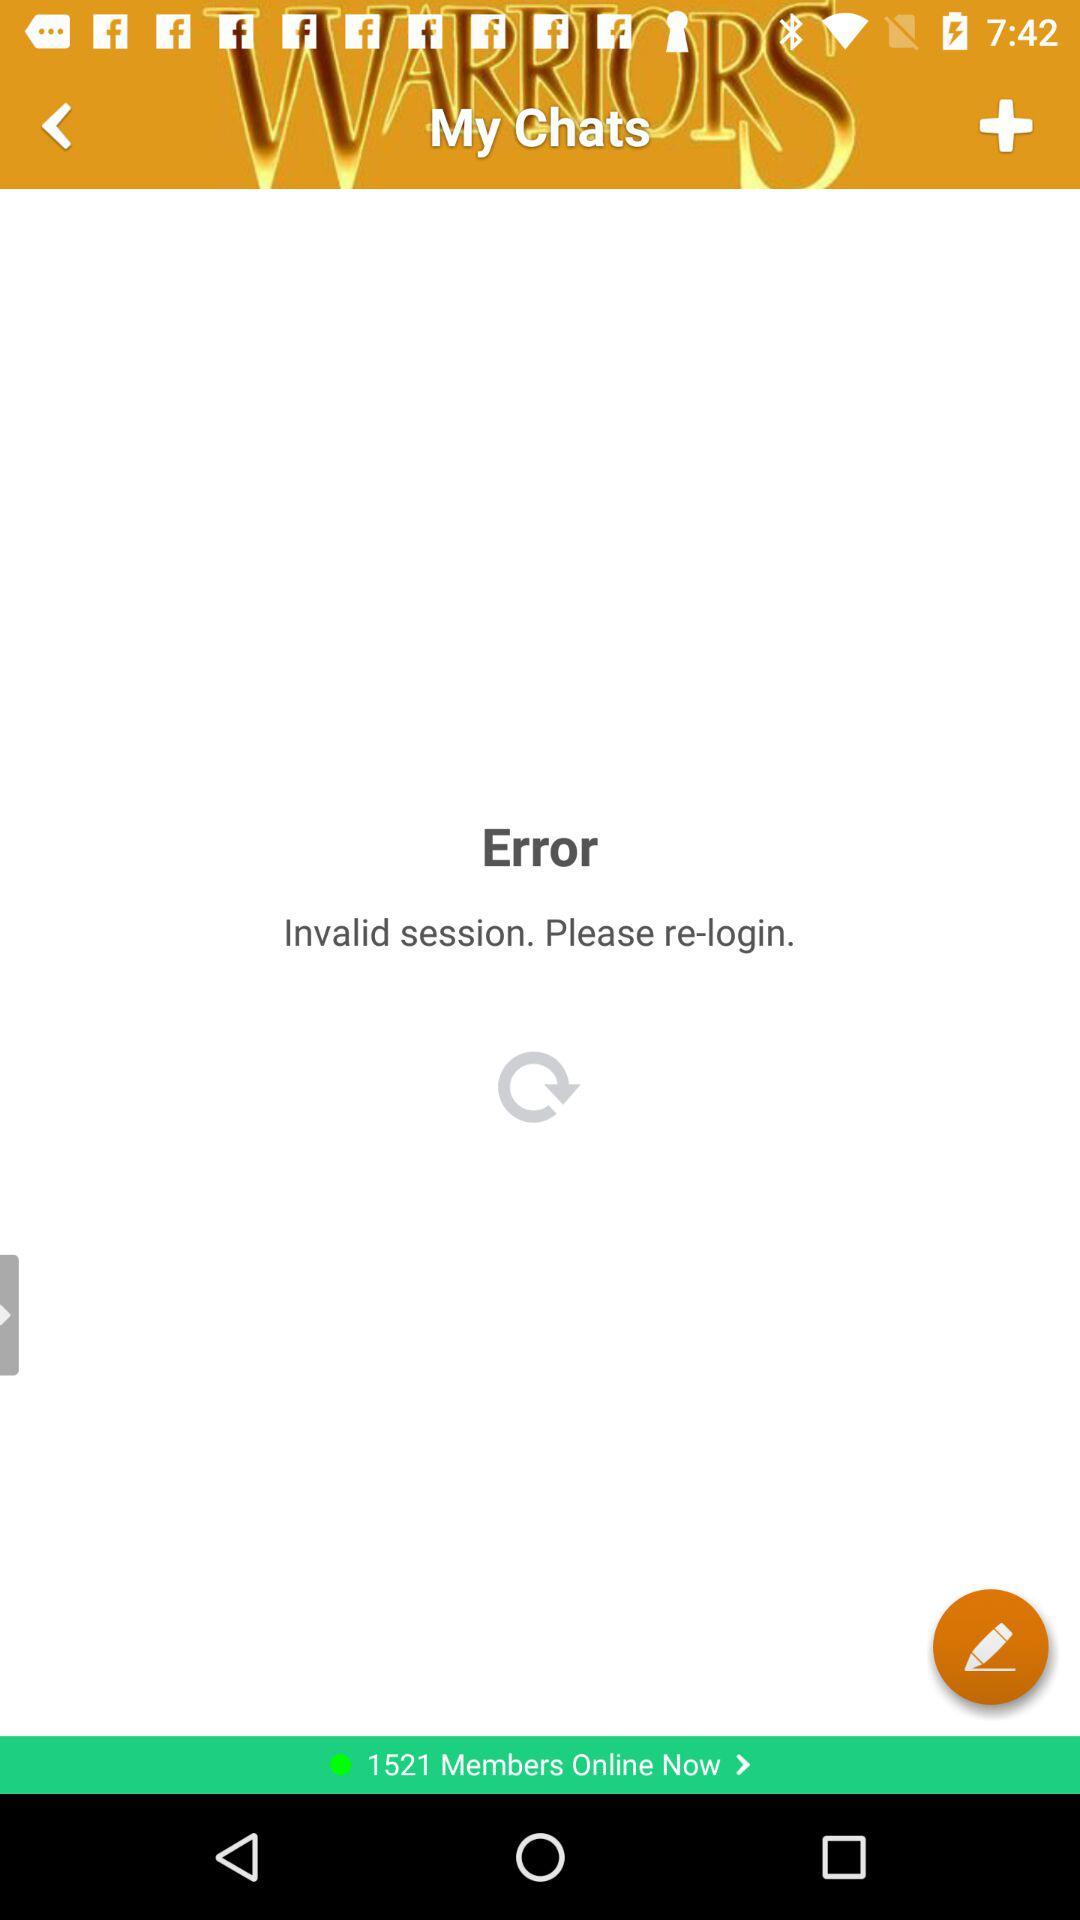  I want to click on write new, so click(990, 1646).